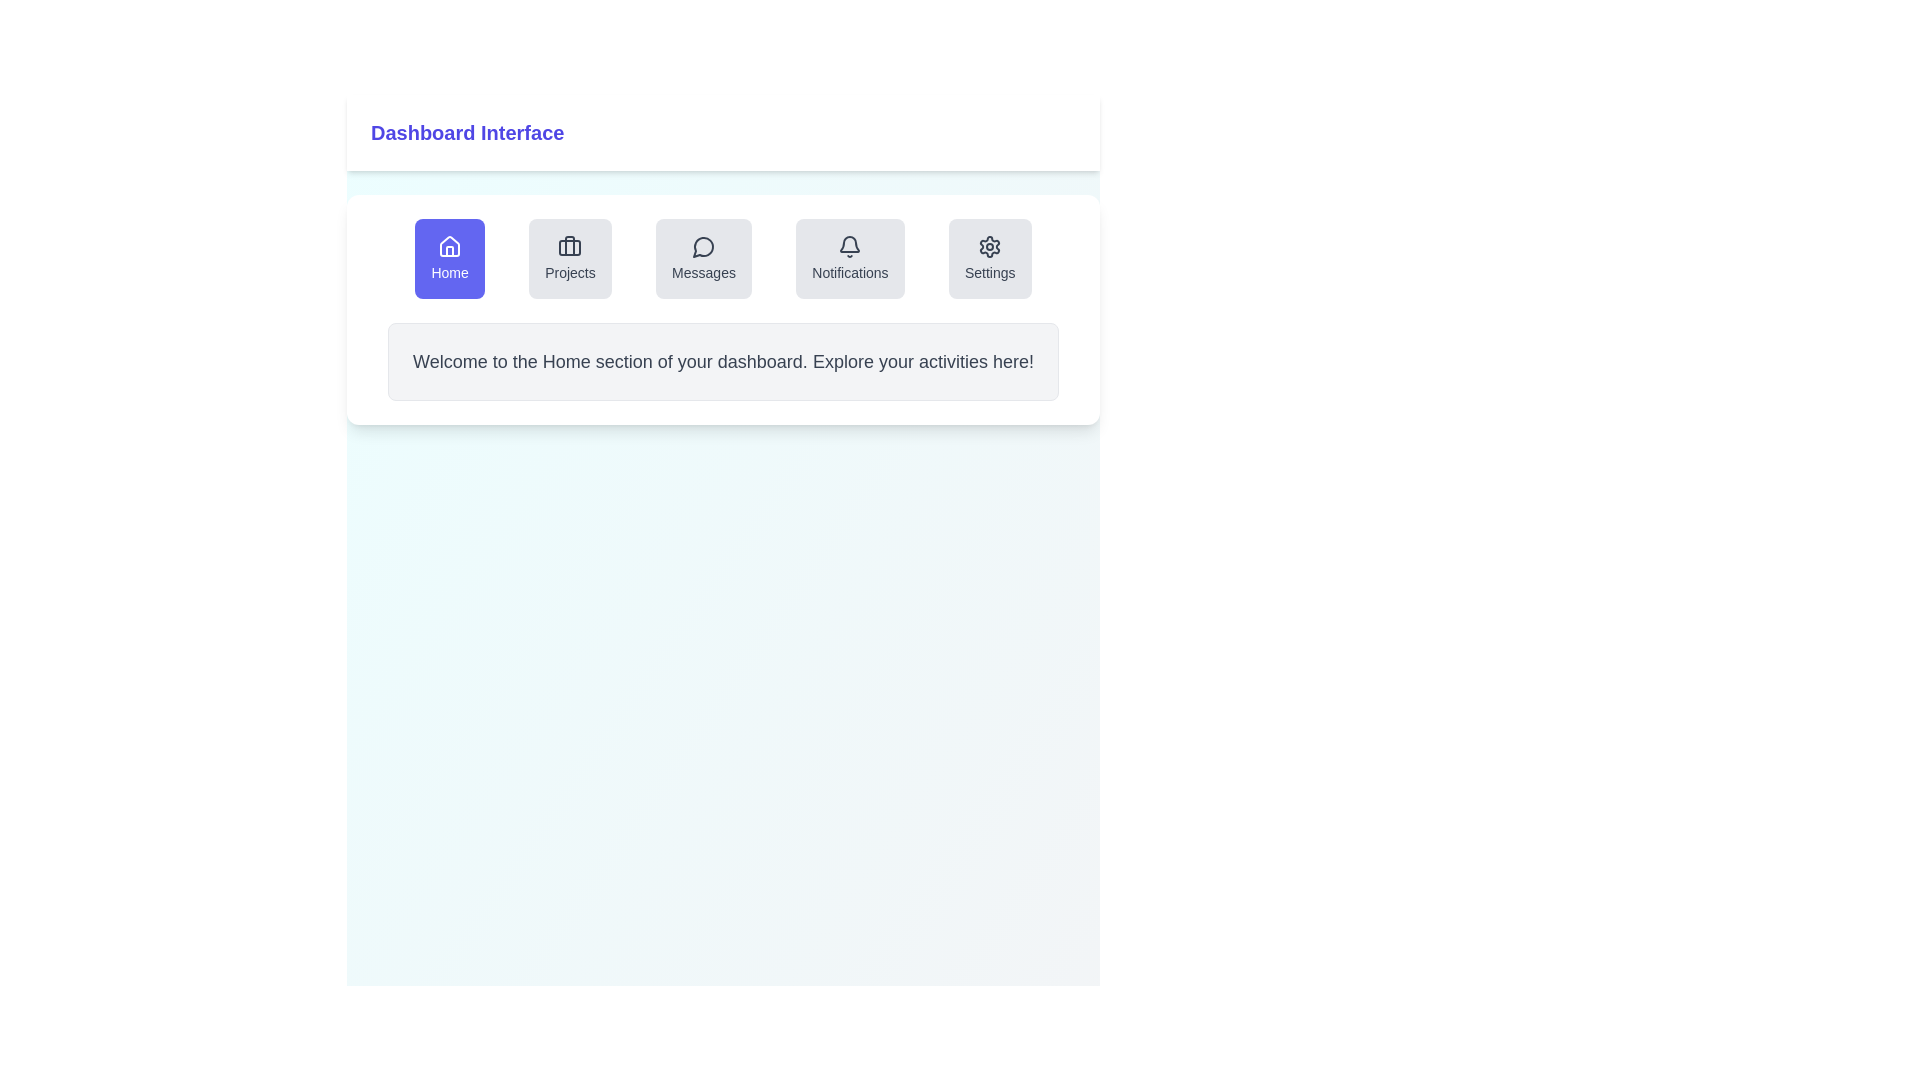 The width and height of the screenshot is (1920, 1080). I want to click on the 'Home' navigation button located in the top-left corner of the navigation bar below the 'Dashboard Interface' heading, so click(449, 257).